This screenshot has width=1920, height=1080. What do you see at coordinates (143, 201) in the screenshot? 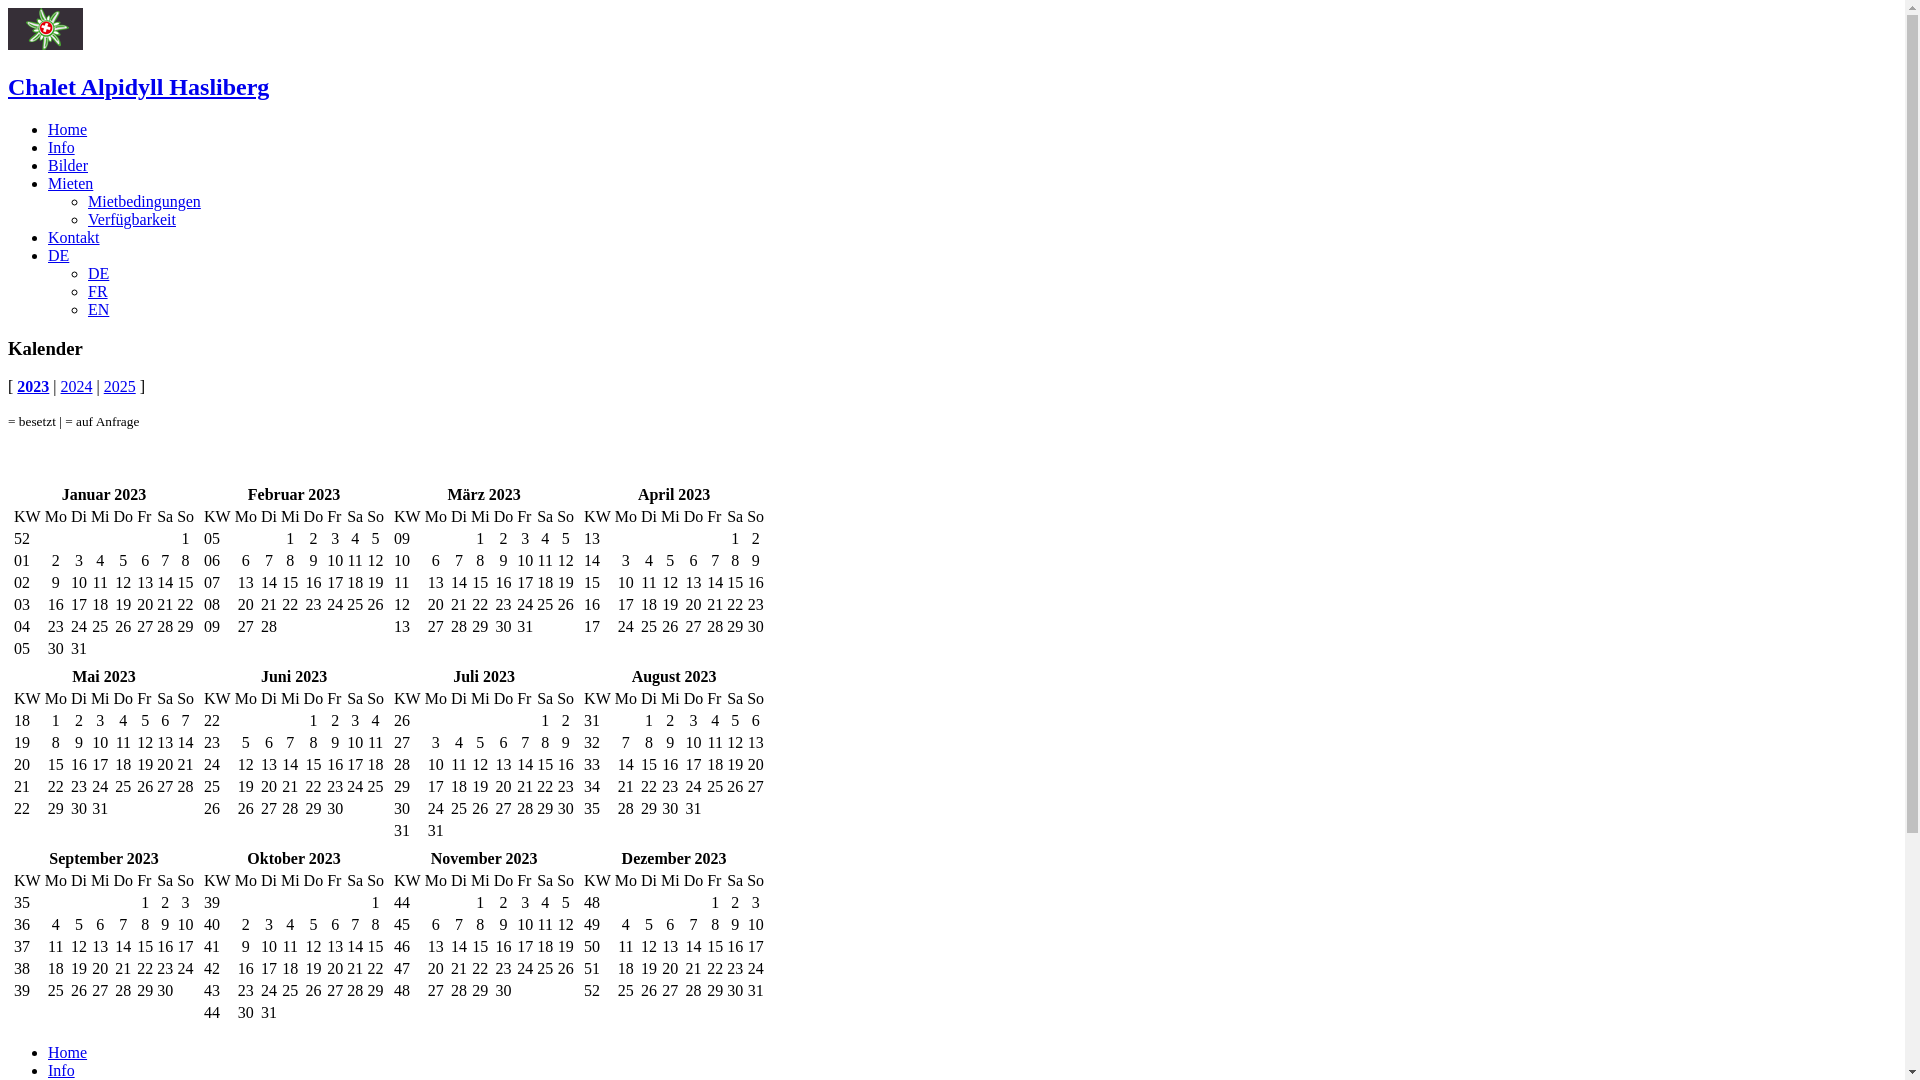
I see `'Mietbedingungen'` at bounding box center [143, 201].